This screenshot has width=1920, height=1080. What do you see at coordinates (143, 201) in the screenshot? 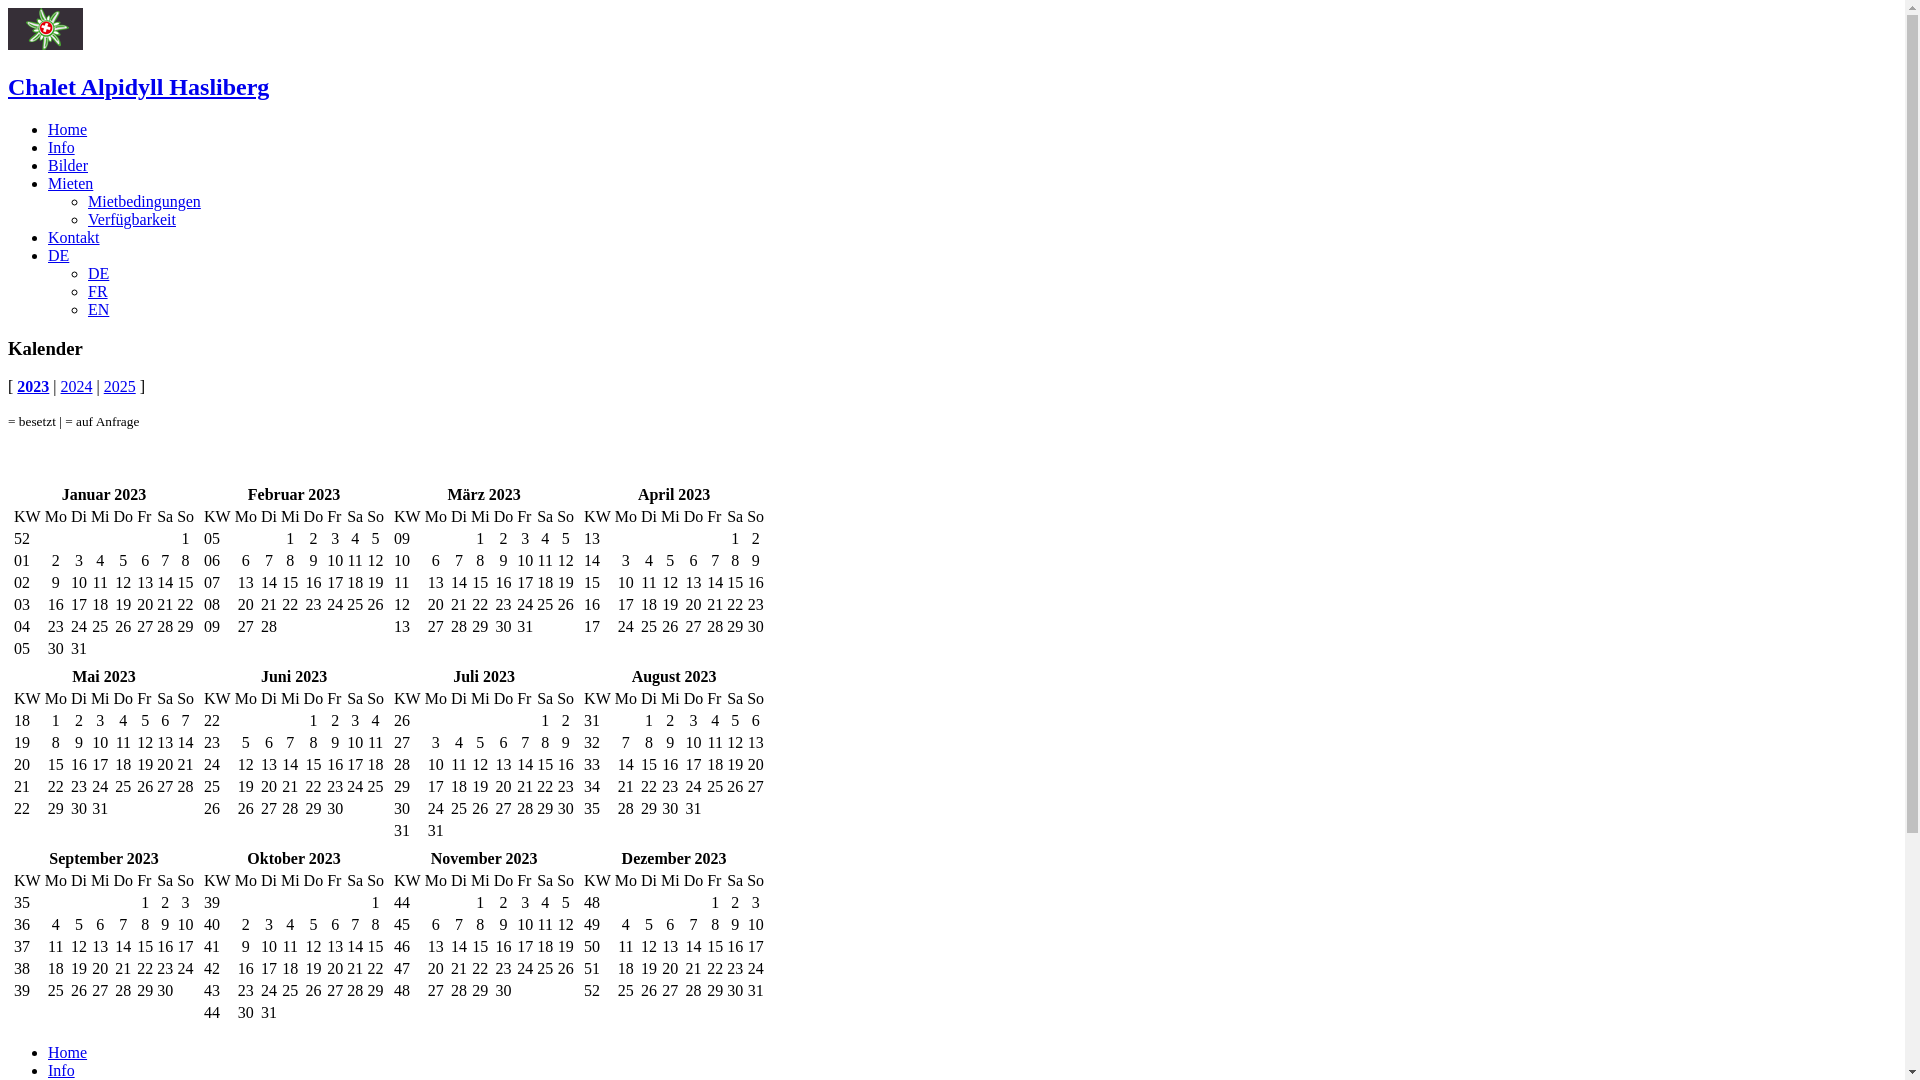
I see `'Mietbedingungen'` at bounding box center [143, 201].